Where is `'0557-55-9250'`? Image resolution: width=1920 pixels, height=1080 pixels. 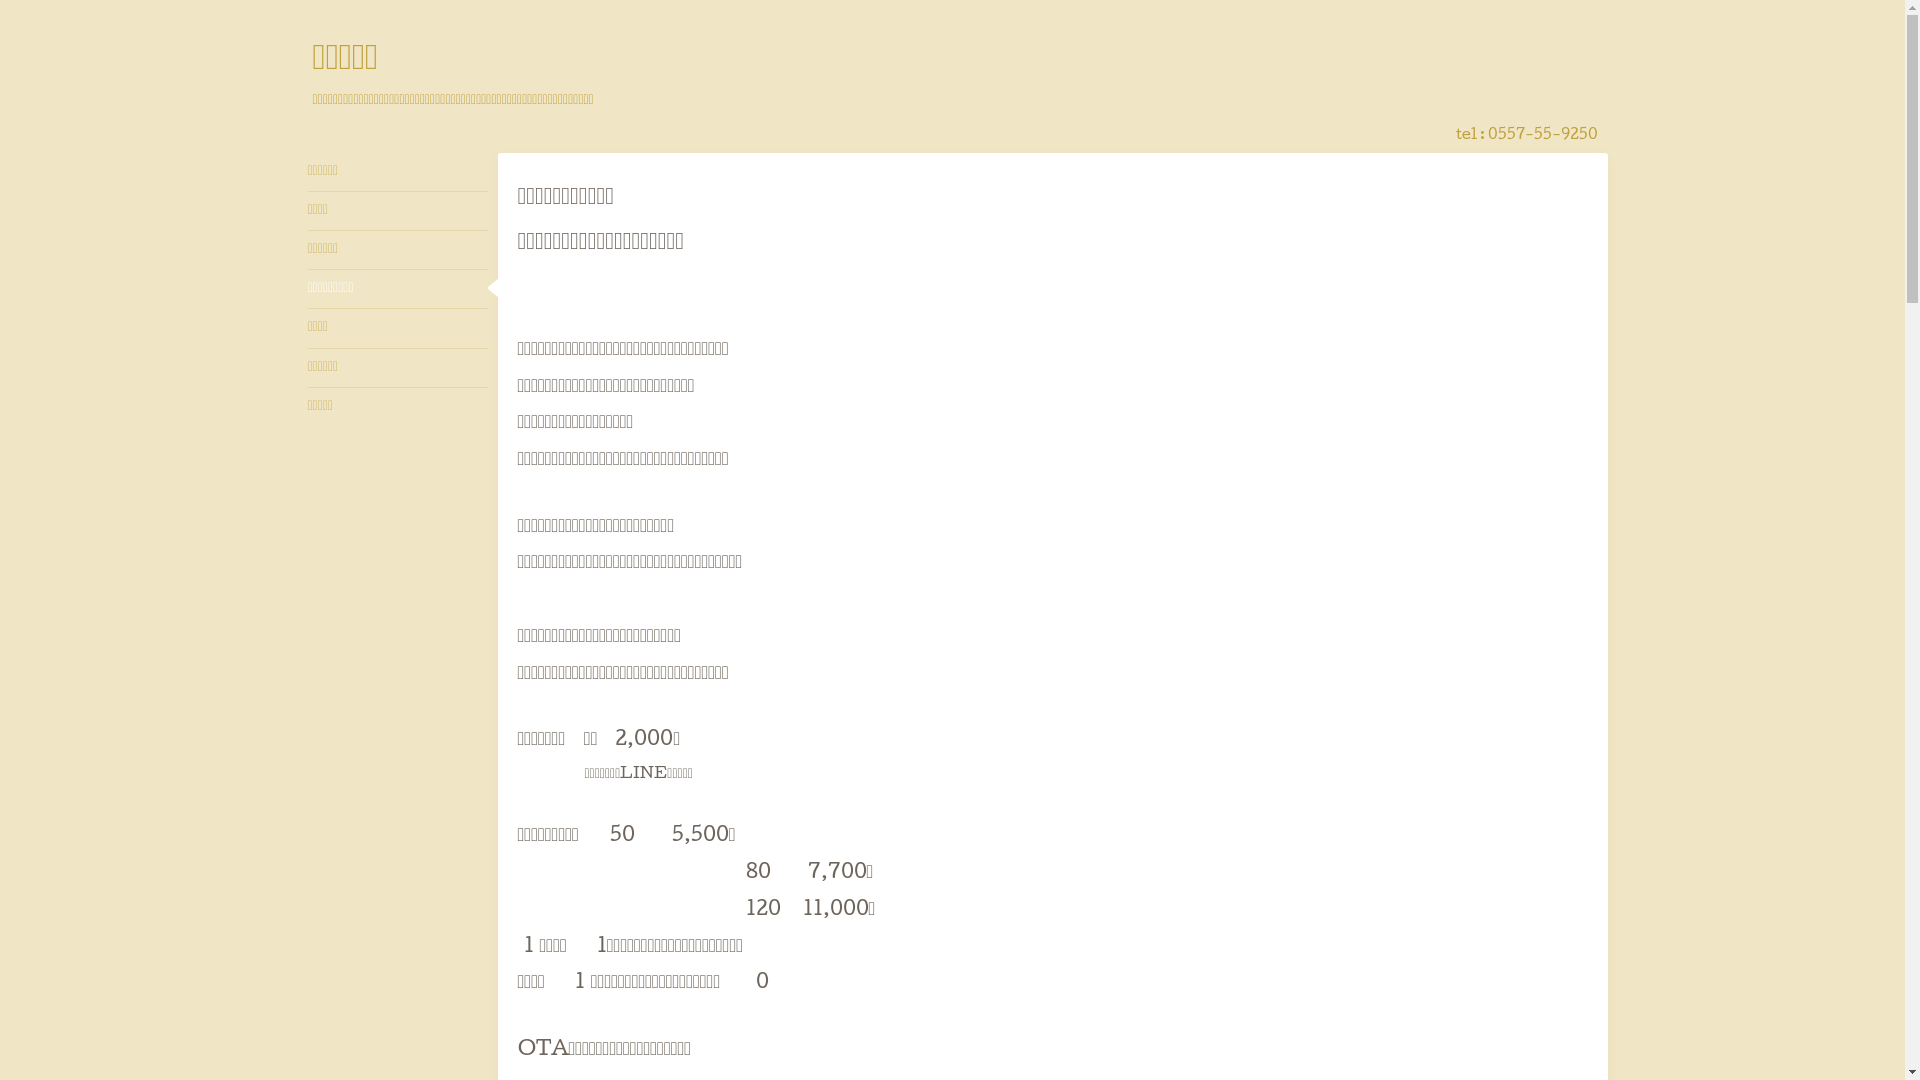
'0557-55-9250' is located at coordinates (1541, 135).